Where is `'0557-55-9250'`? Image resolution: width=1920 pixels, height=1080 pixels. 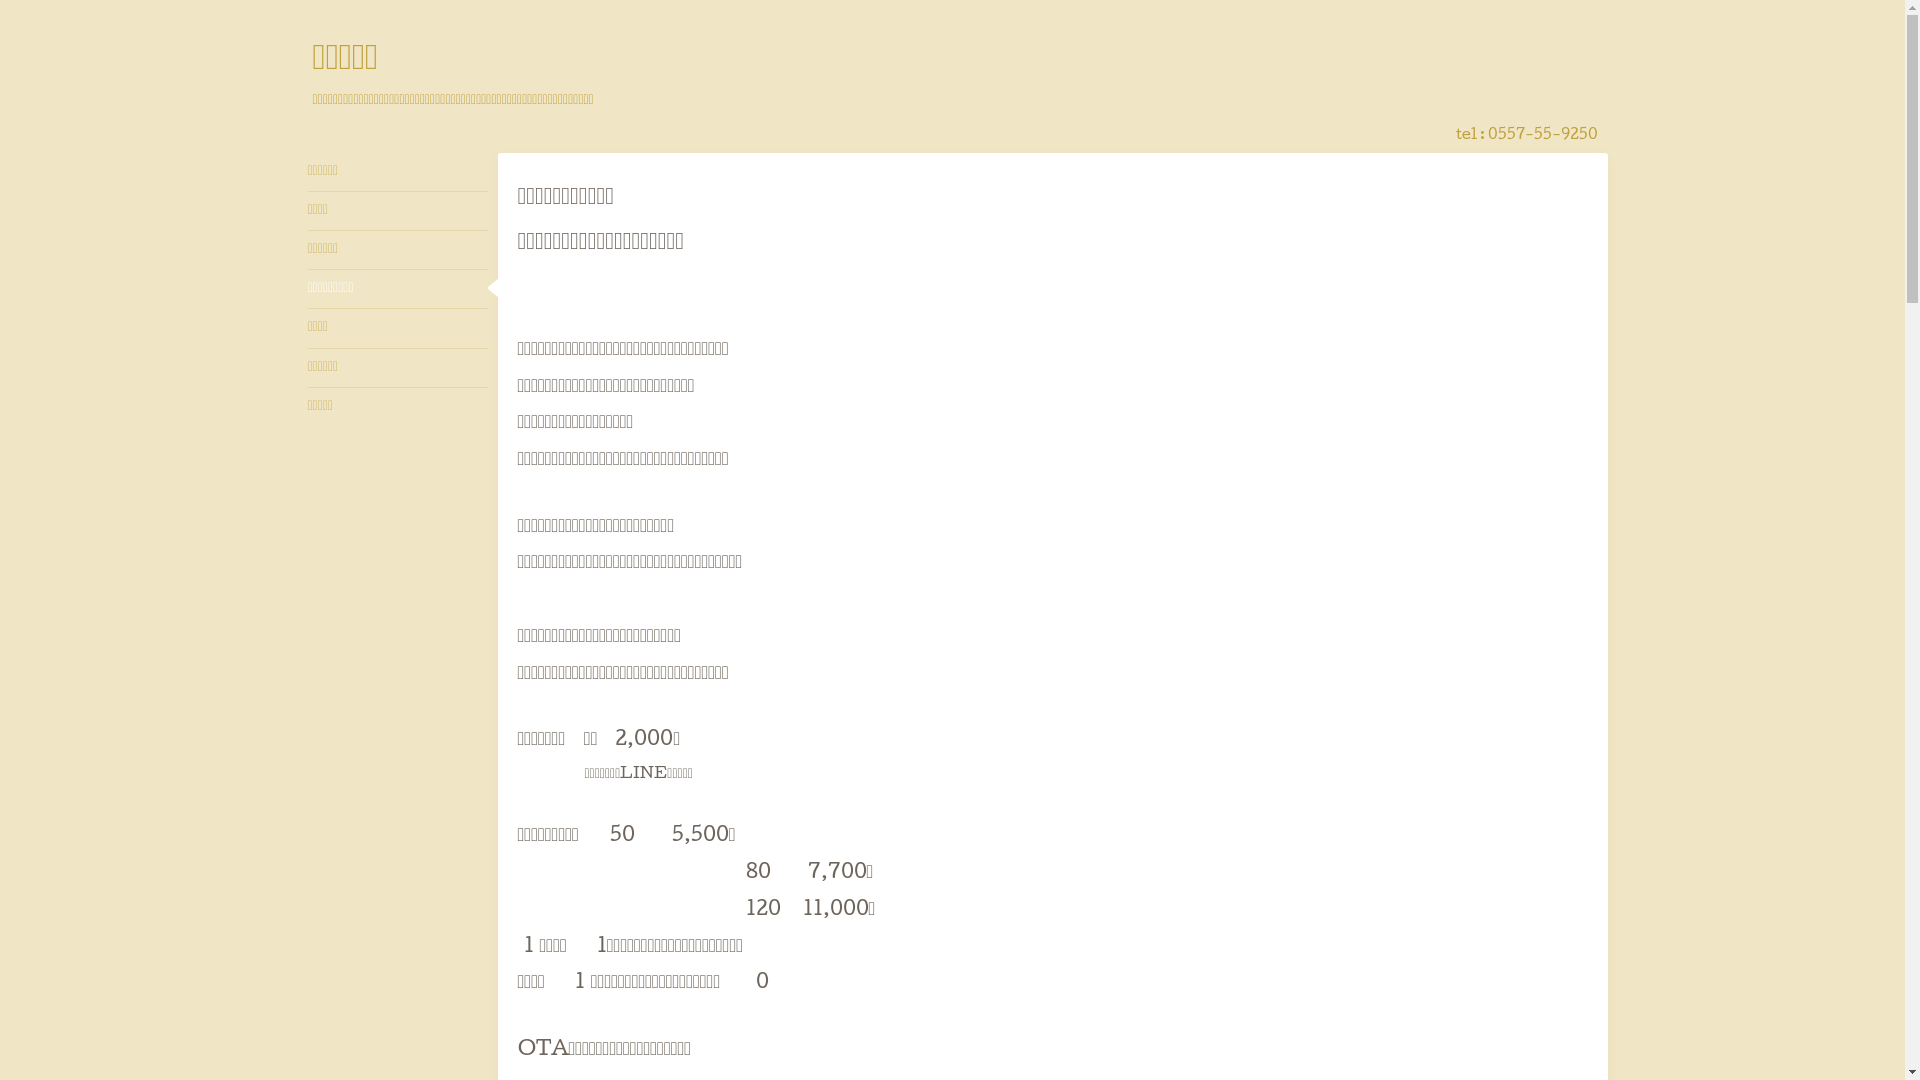
'0557-55-9250' is located at coordinates (1541, 135).